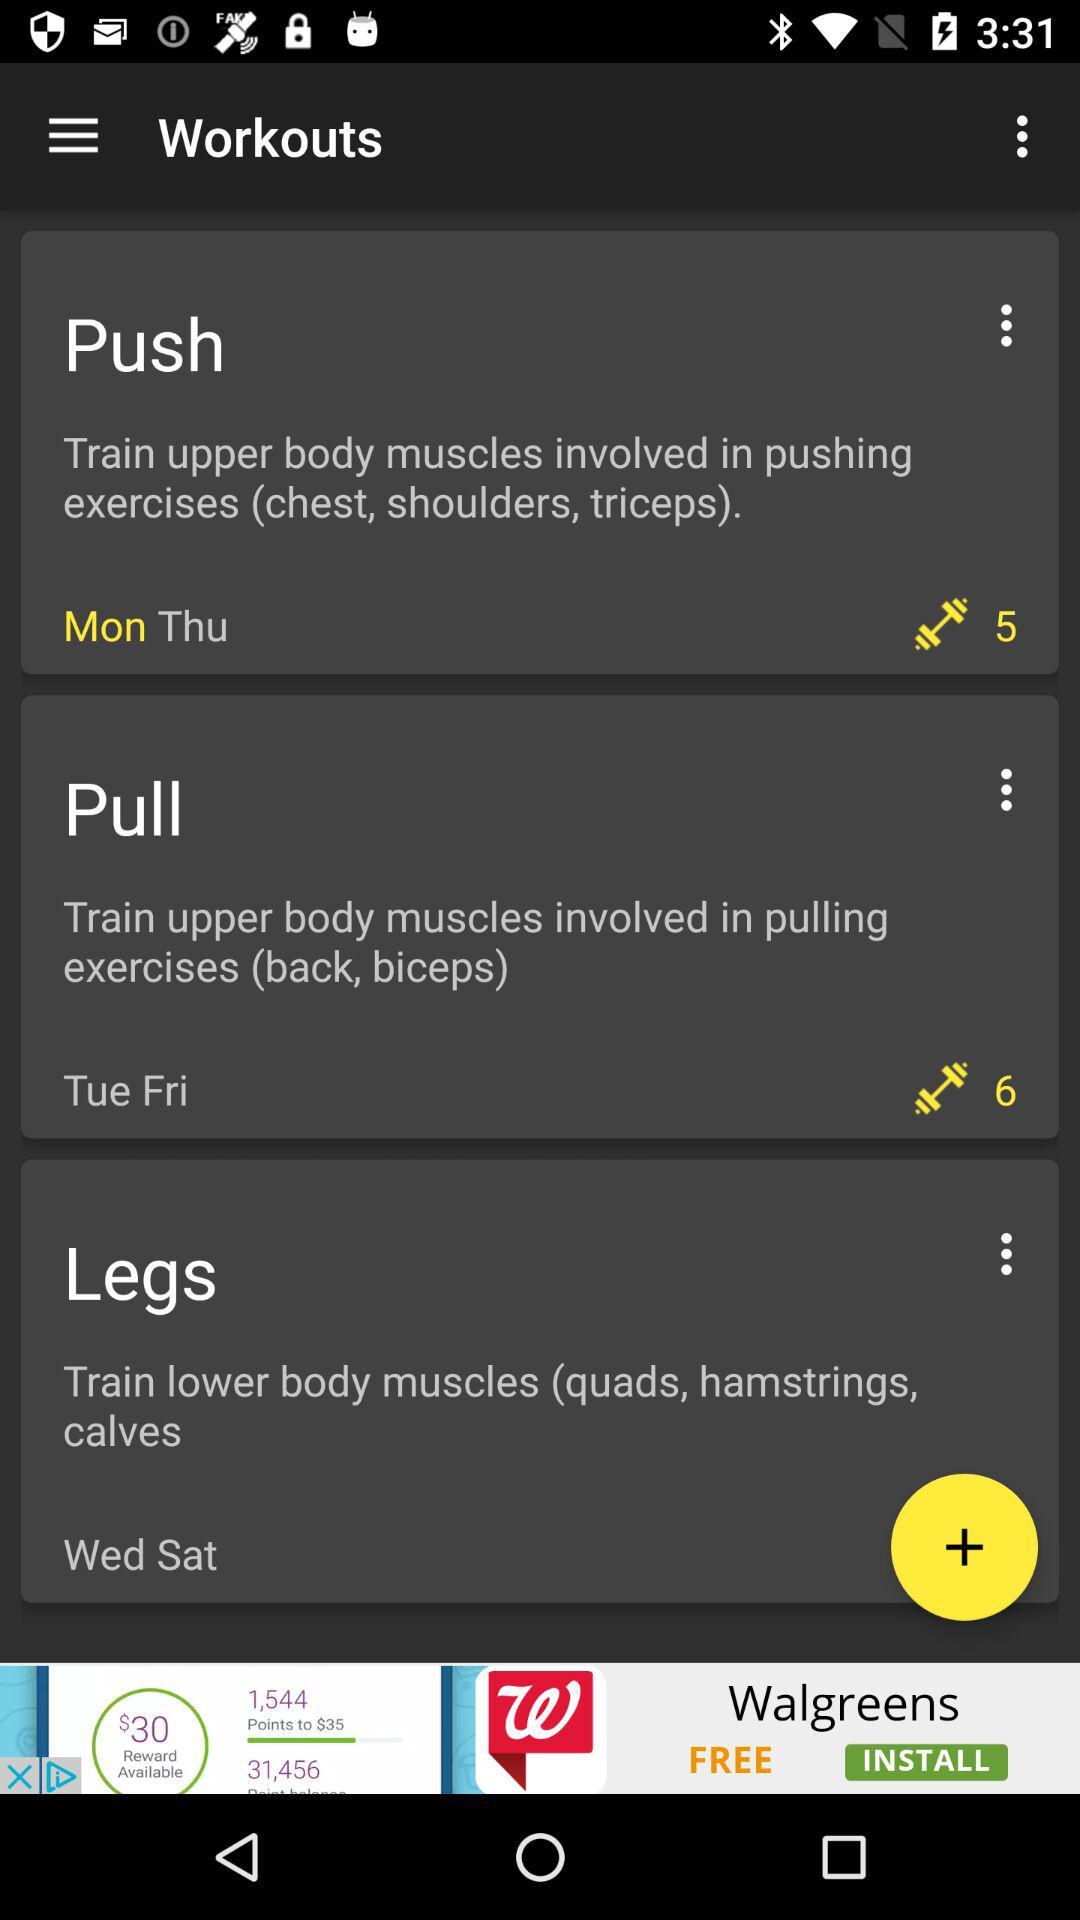 The width and height of the screenshot is (1080, 1920). I want to click on menu options, so click(1006, 785).